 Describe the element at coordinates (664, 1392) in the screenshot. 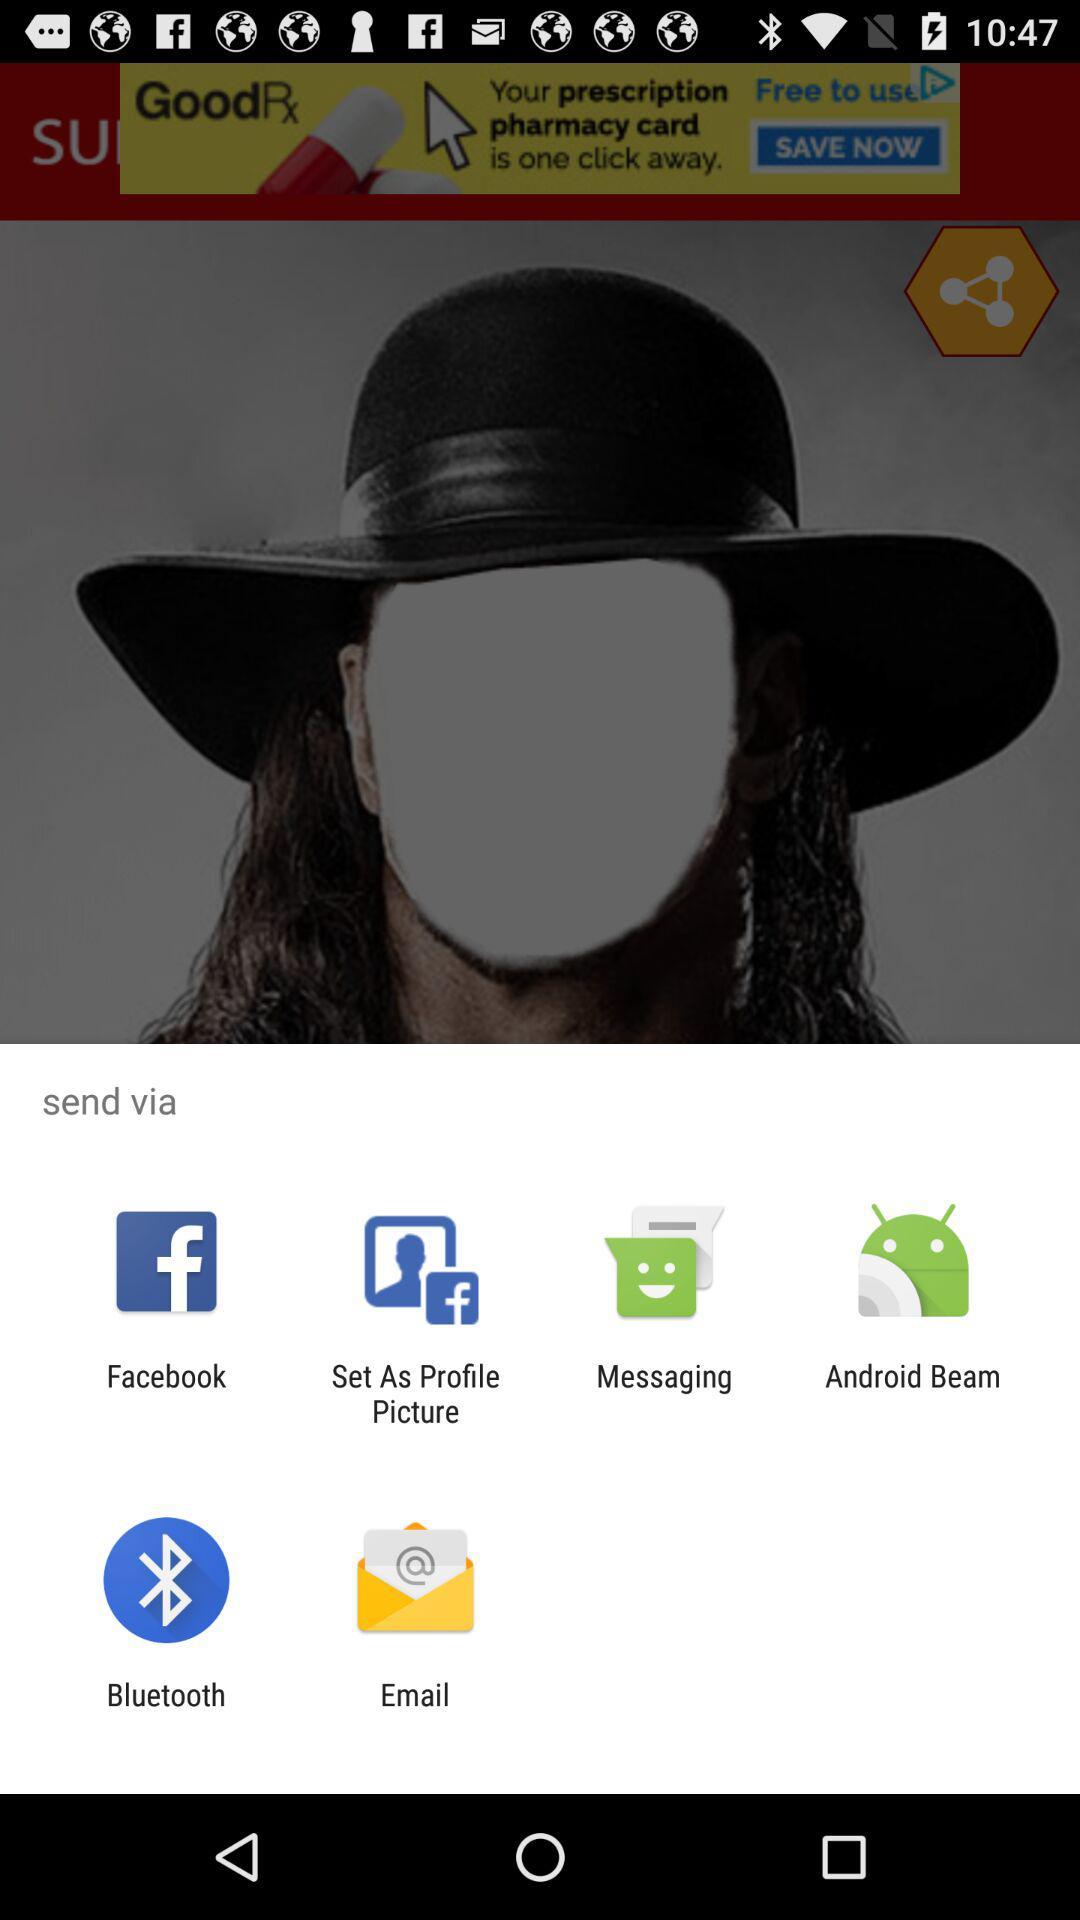

I see `the item next to android beam` at that location.